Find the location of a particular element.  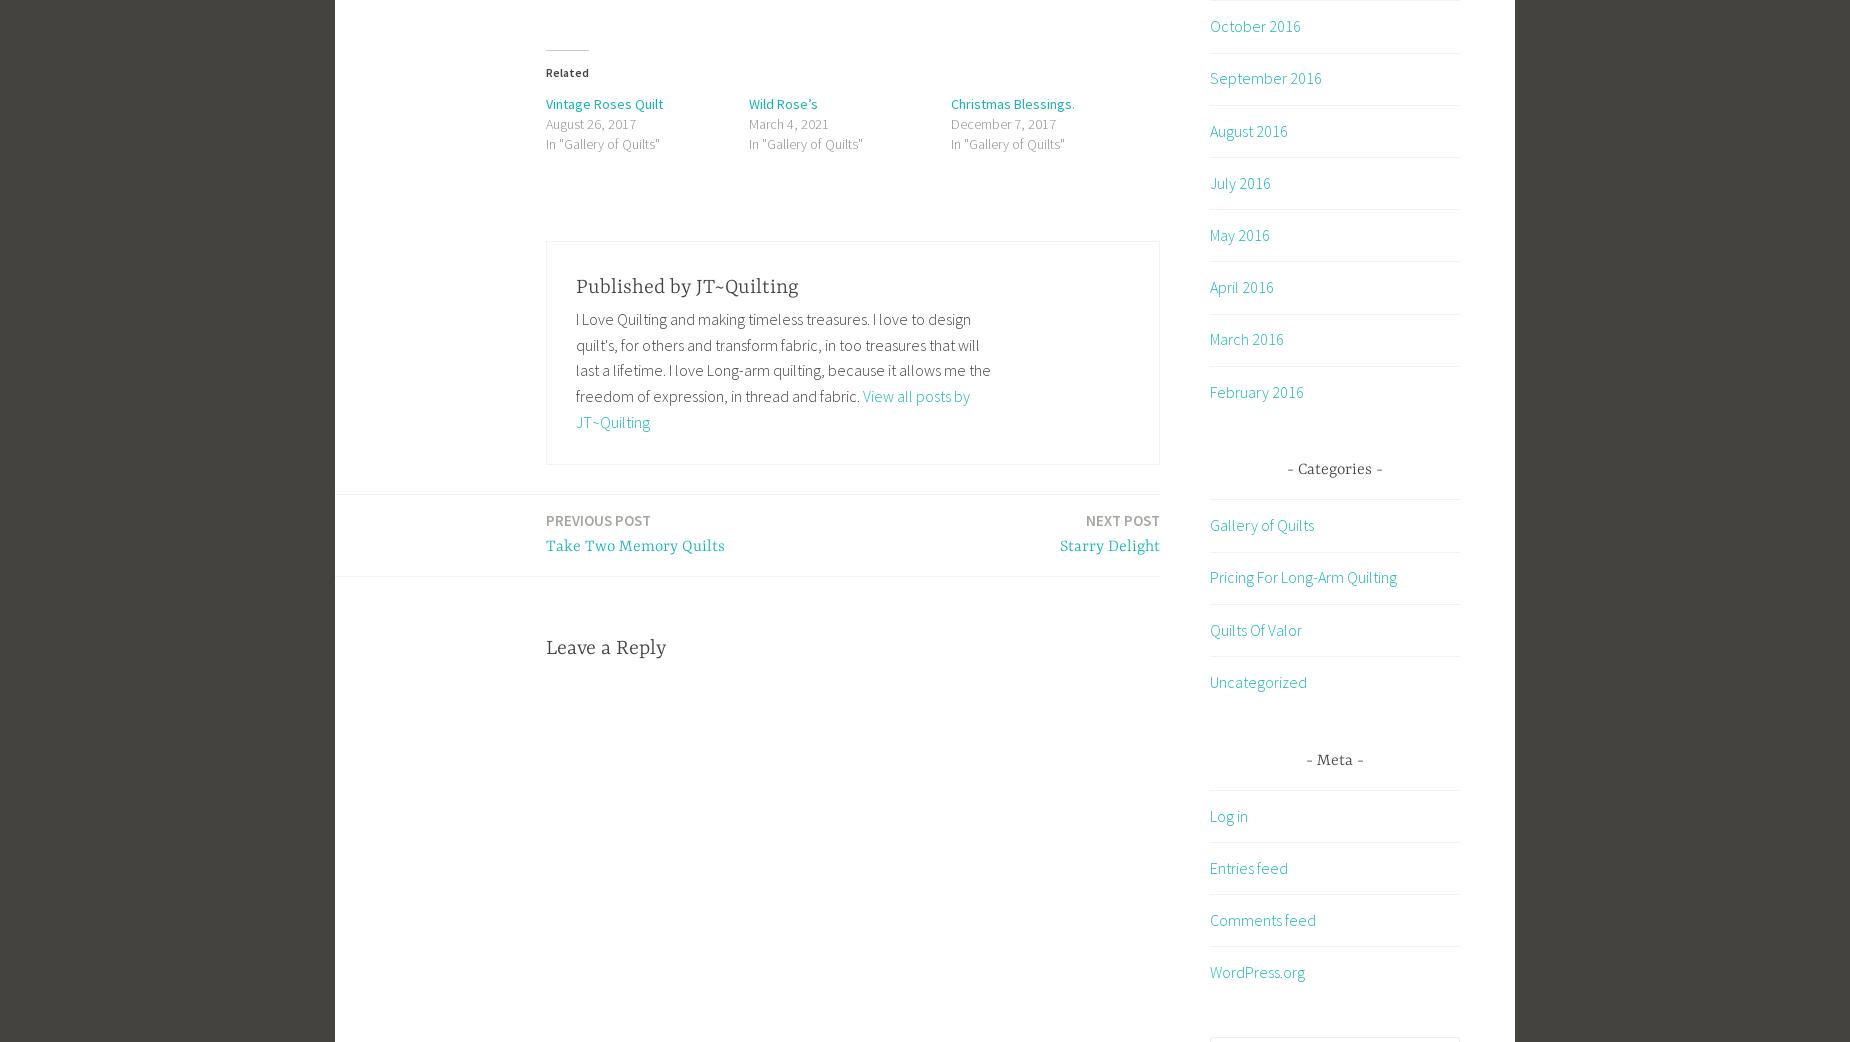

'September 2016' is located at coordinates (1264, 77).